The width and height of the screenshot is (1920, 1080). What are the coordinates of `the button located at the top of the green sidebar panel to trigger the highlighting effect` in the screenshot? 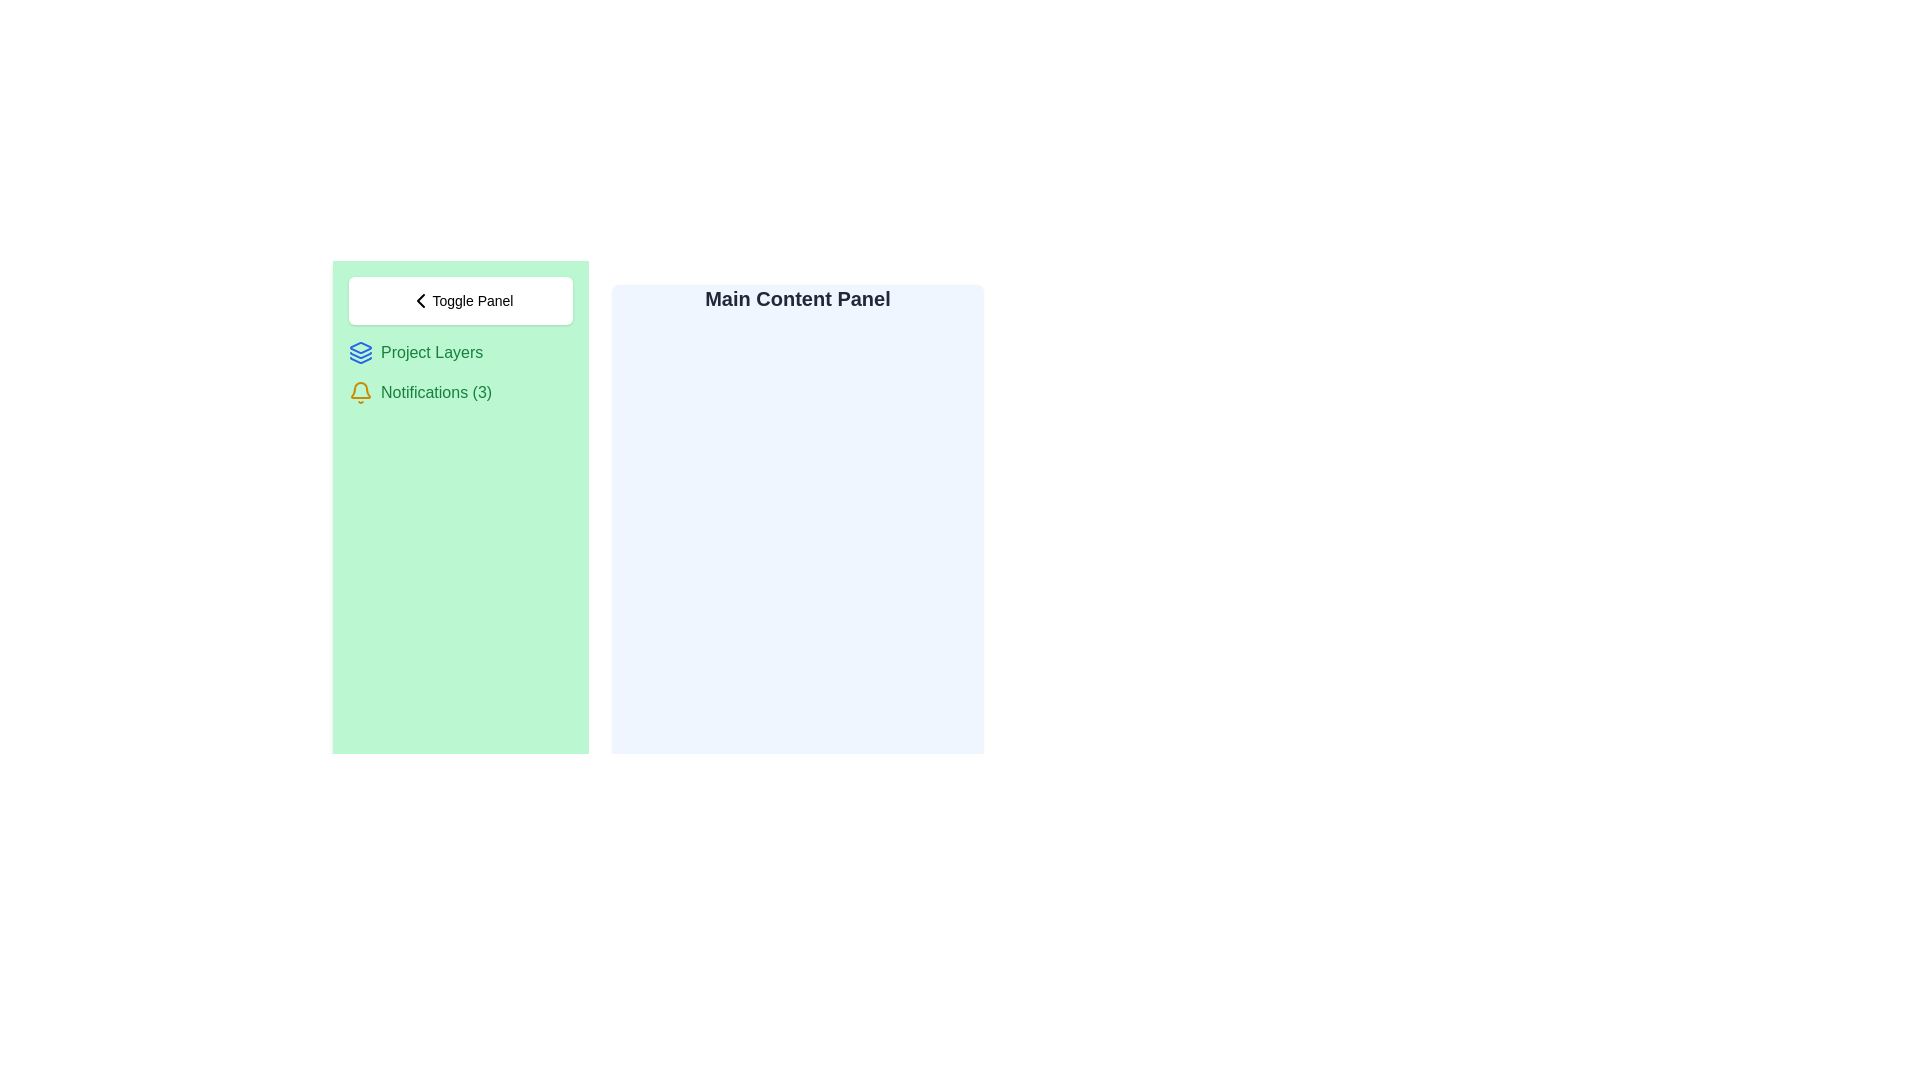 It's located at (459, 300).